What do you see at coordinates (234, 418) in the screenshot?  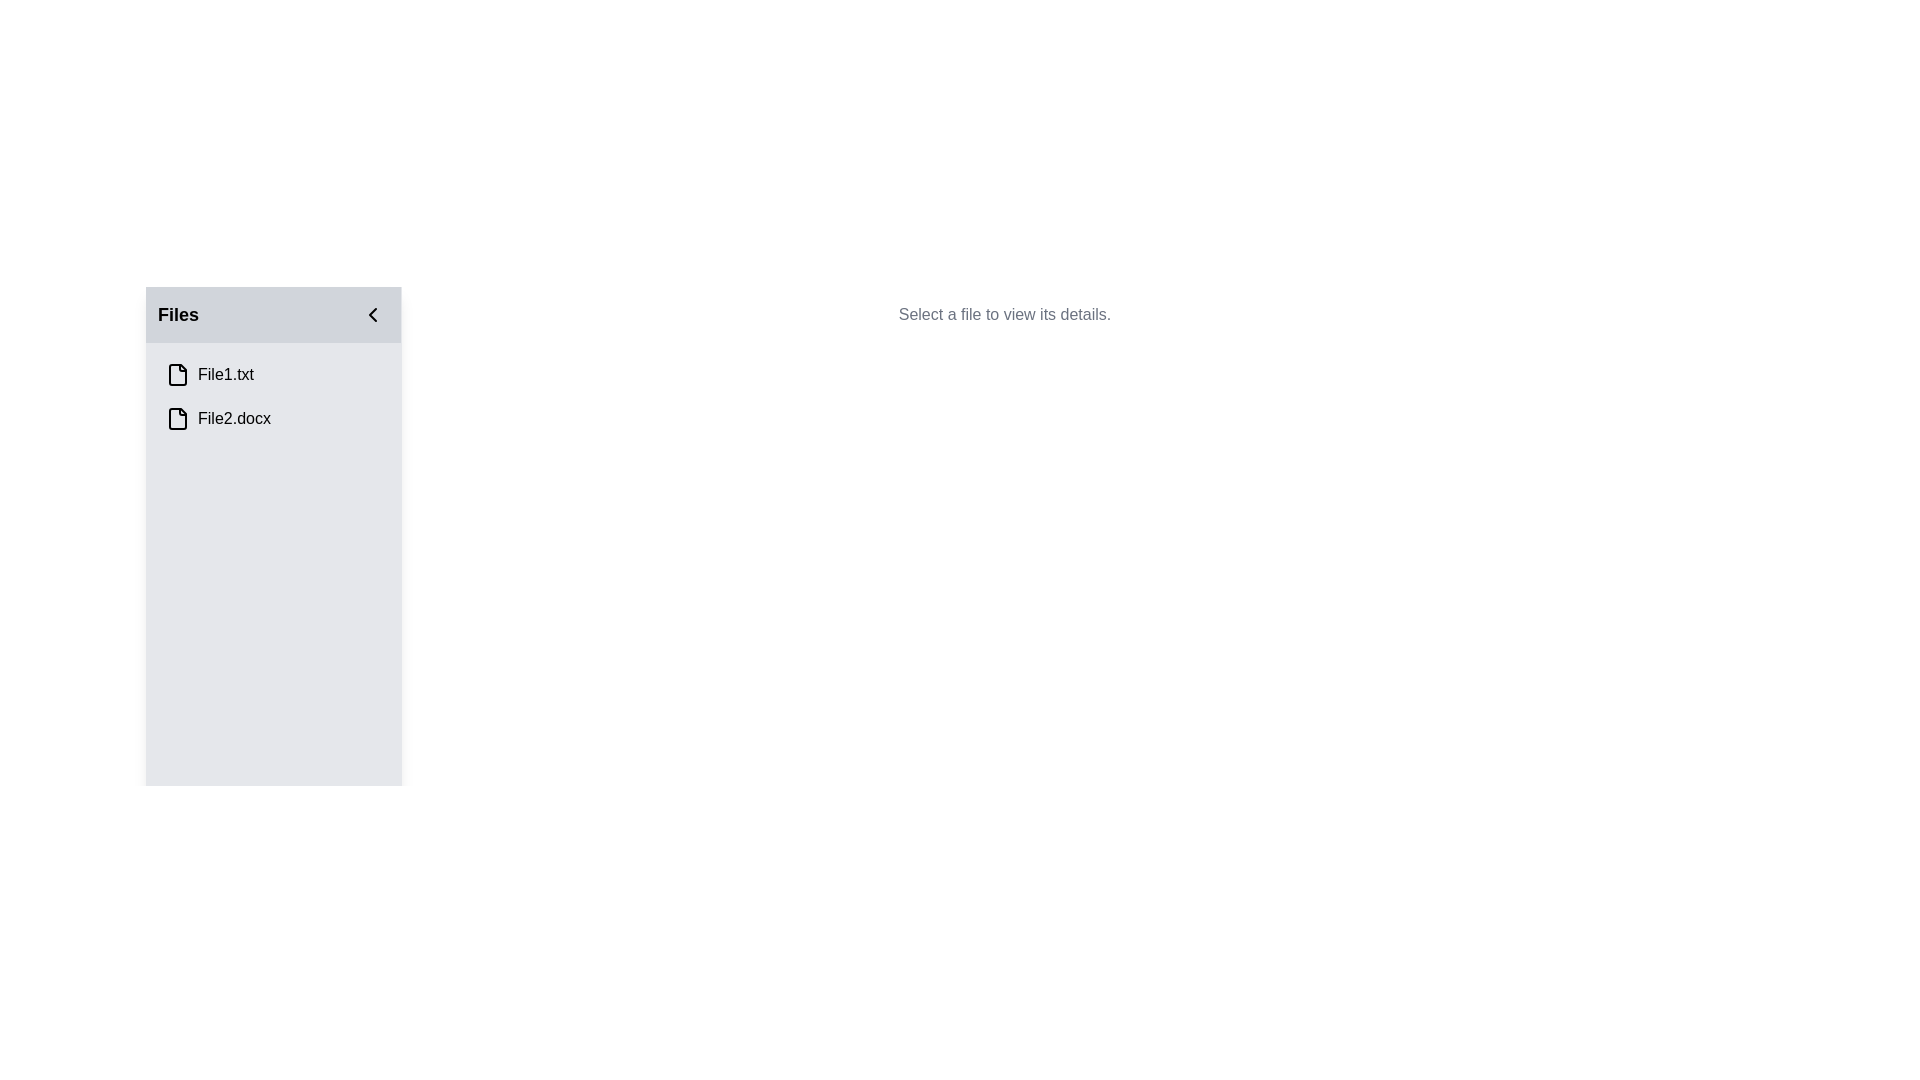 I see `the text label indicating the second file entry beneath 'File1.txt' in the 'Files' section` at bounding box center [234, 418].